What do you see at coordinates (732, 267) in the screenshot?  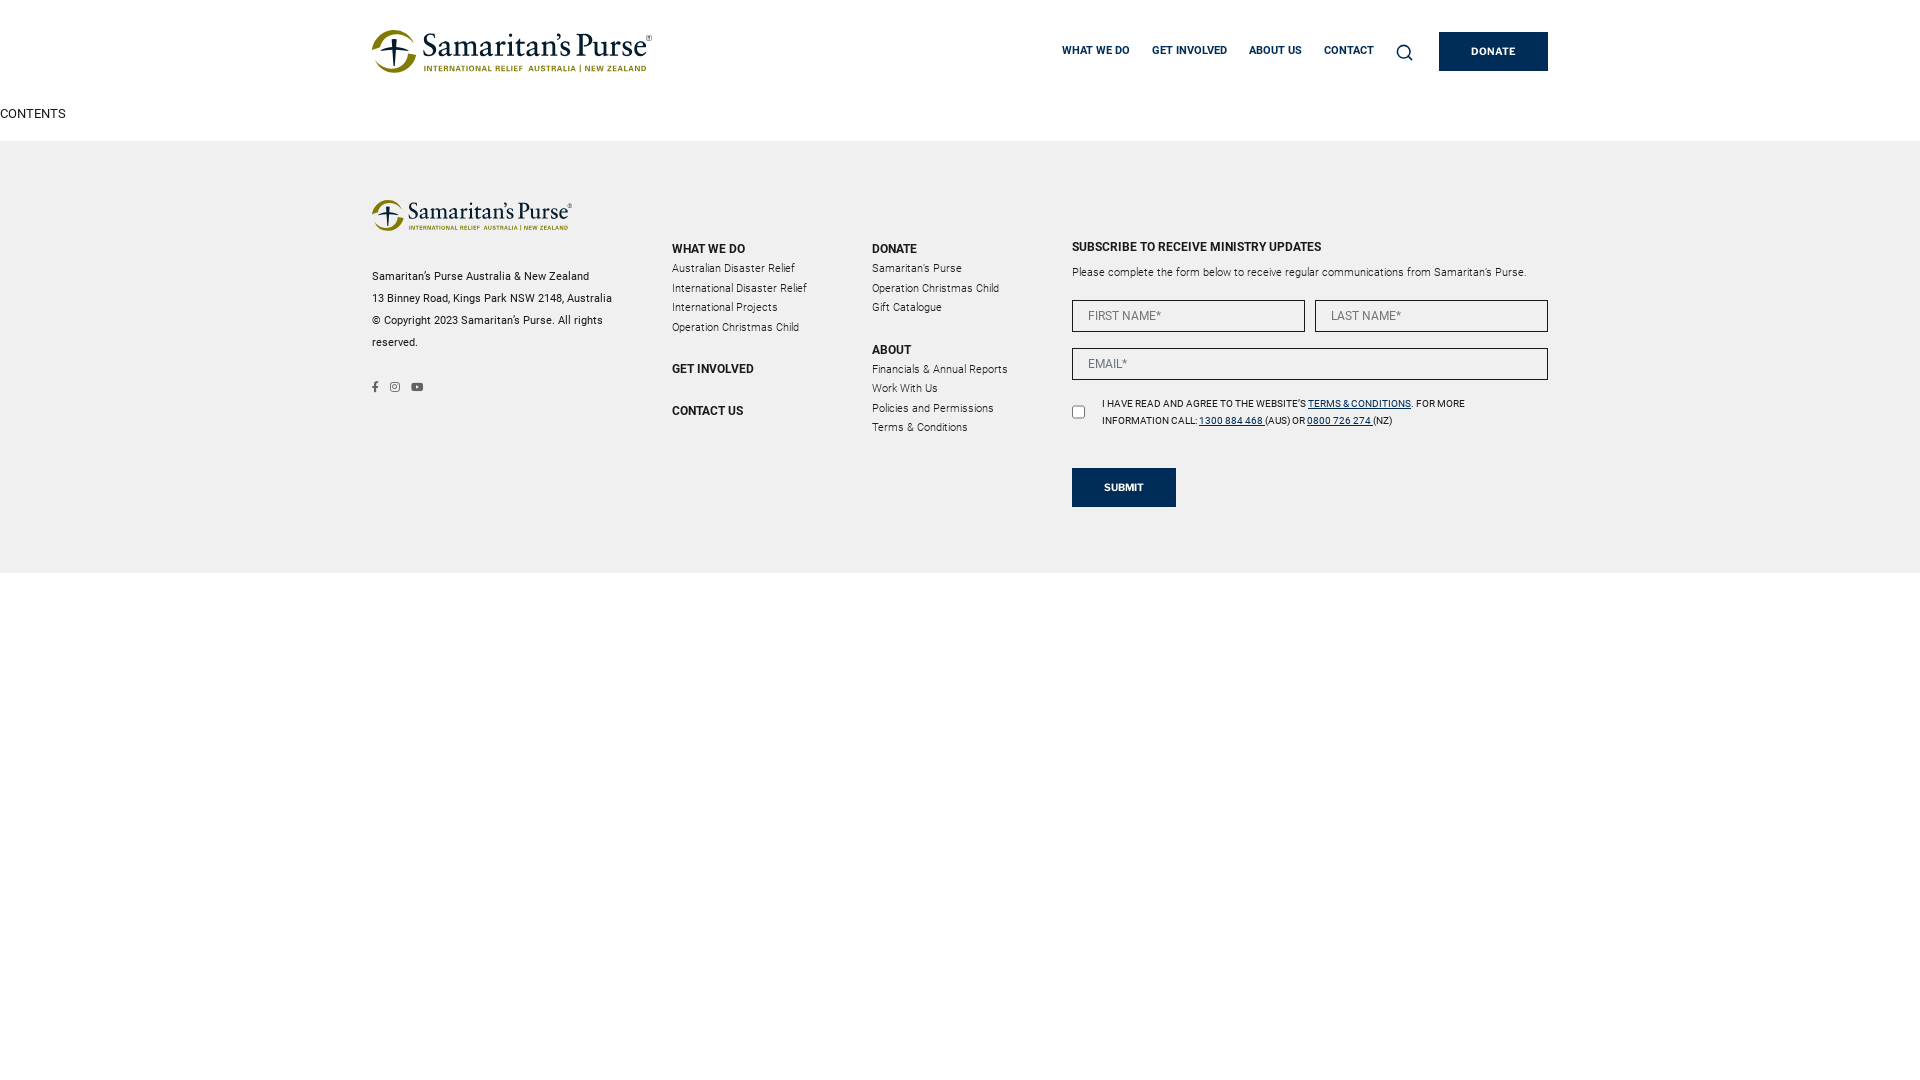 I see `'Australian Disaster Relief'` at bounding box center [732, 267].